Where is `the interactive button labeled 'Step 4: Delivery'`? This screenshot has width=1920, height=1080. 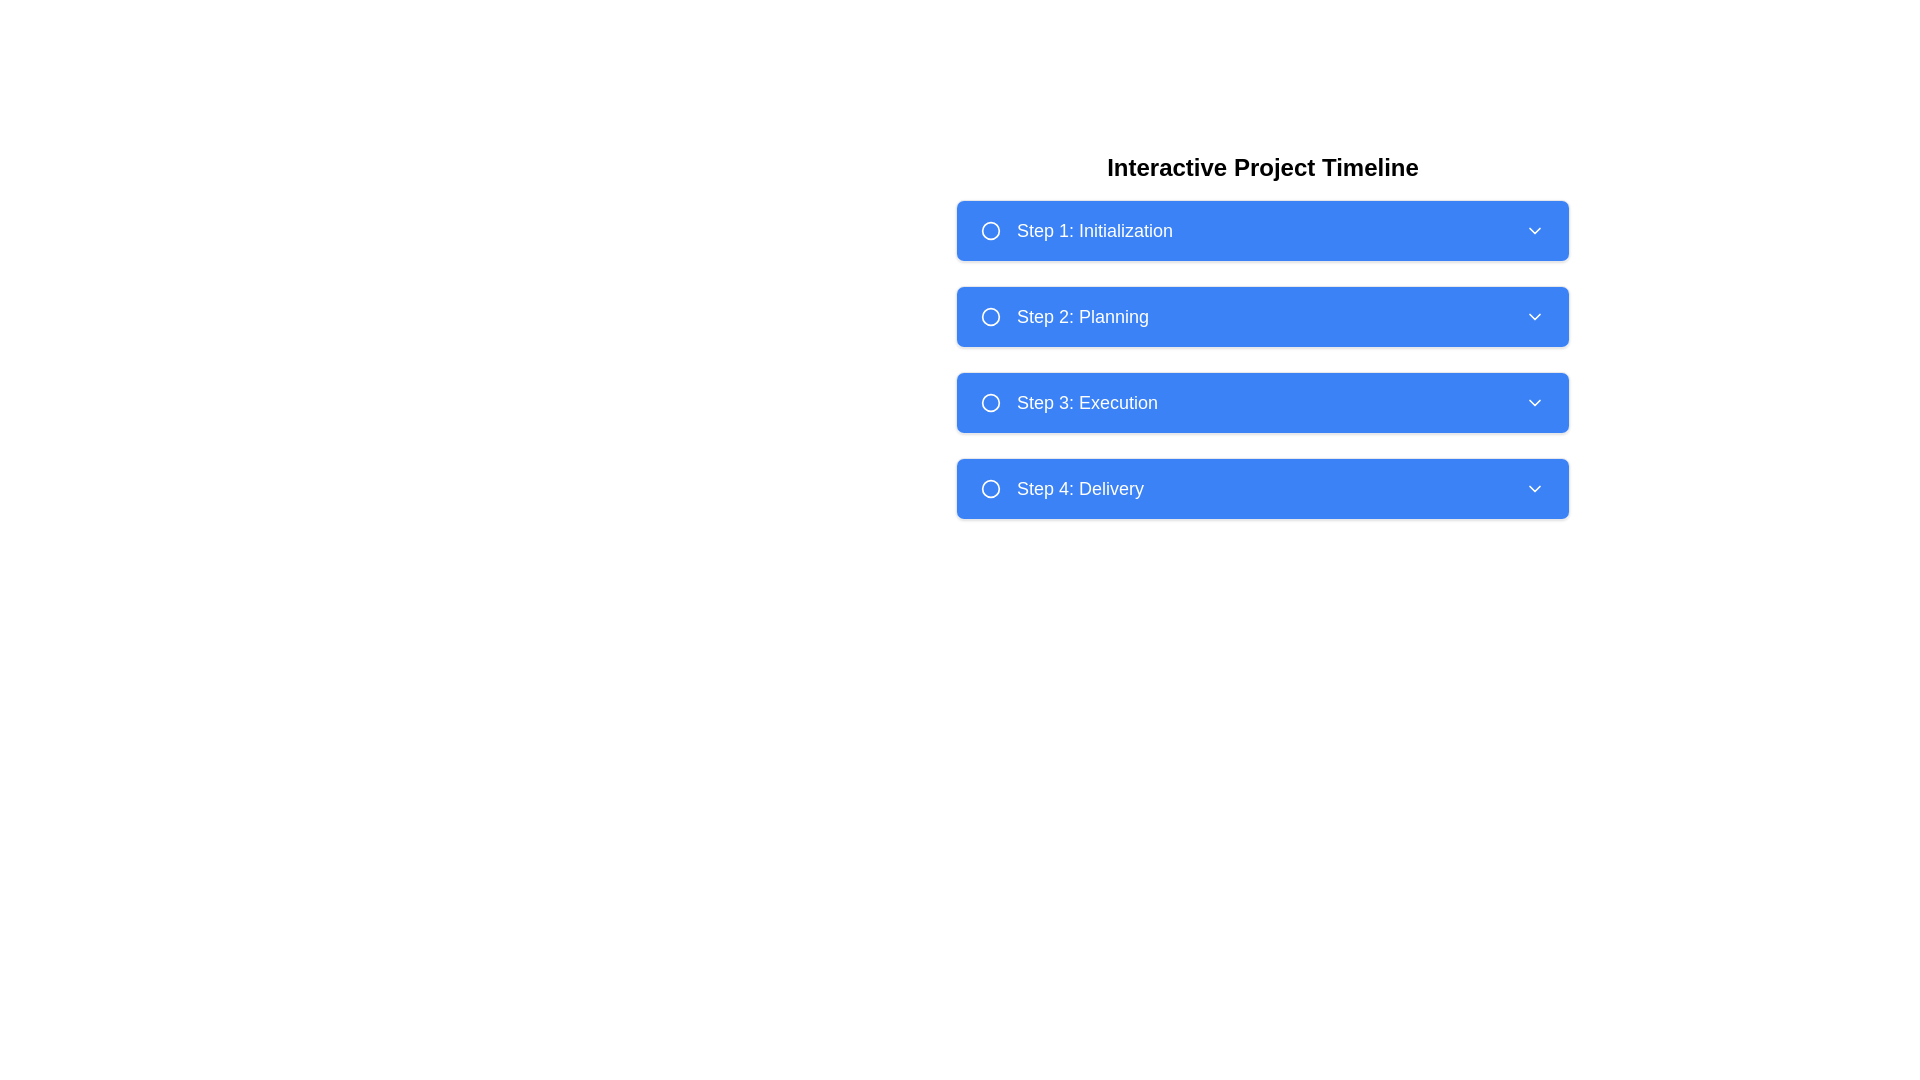
the interactive button labeled 'Step 4: Delivery' is located at coordinates (1261, 489).